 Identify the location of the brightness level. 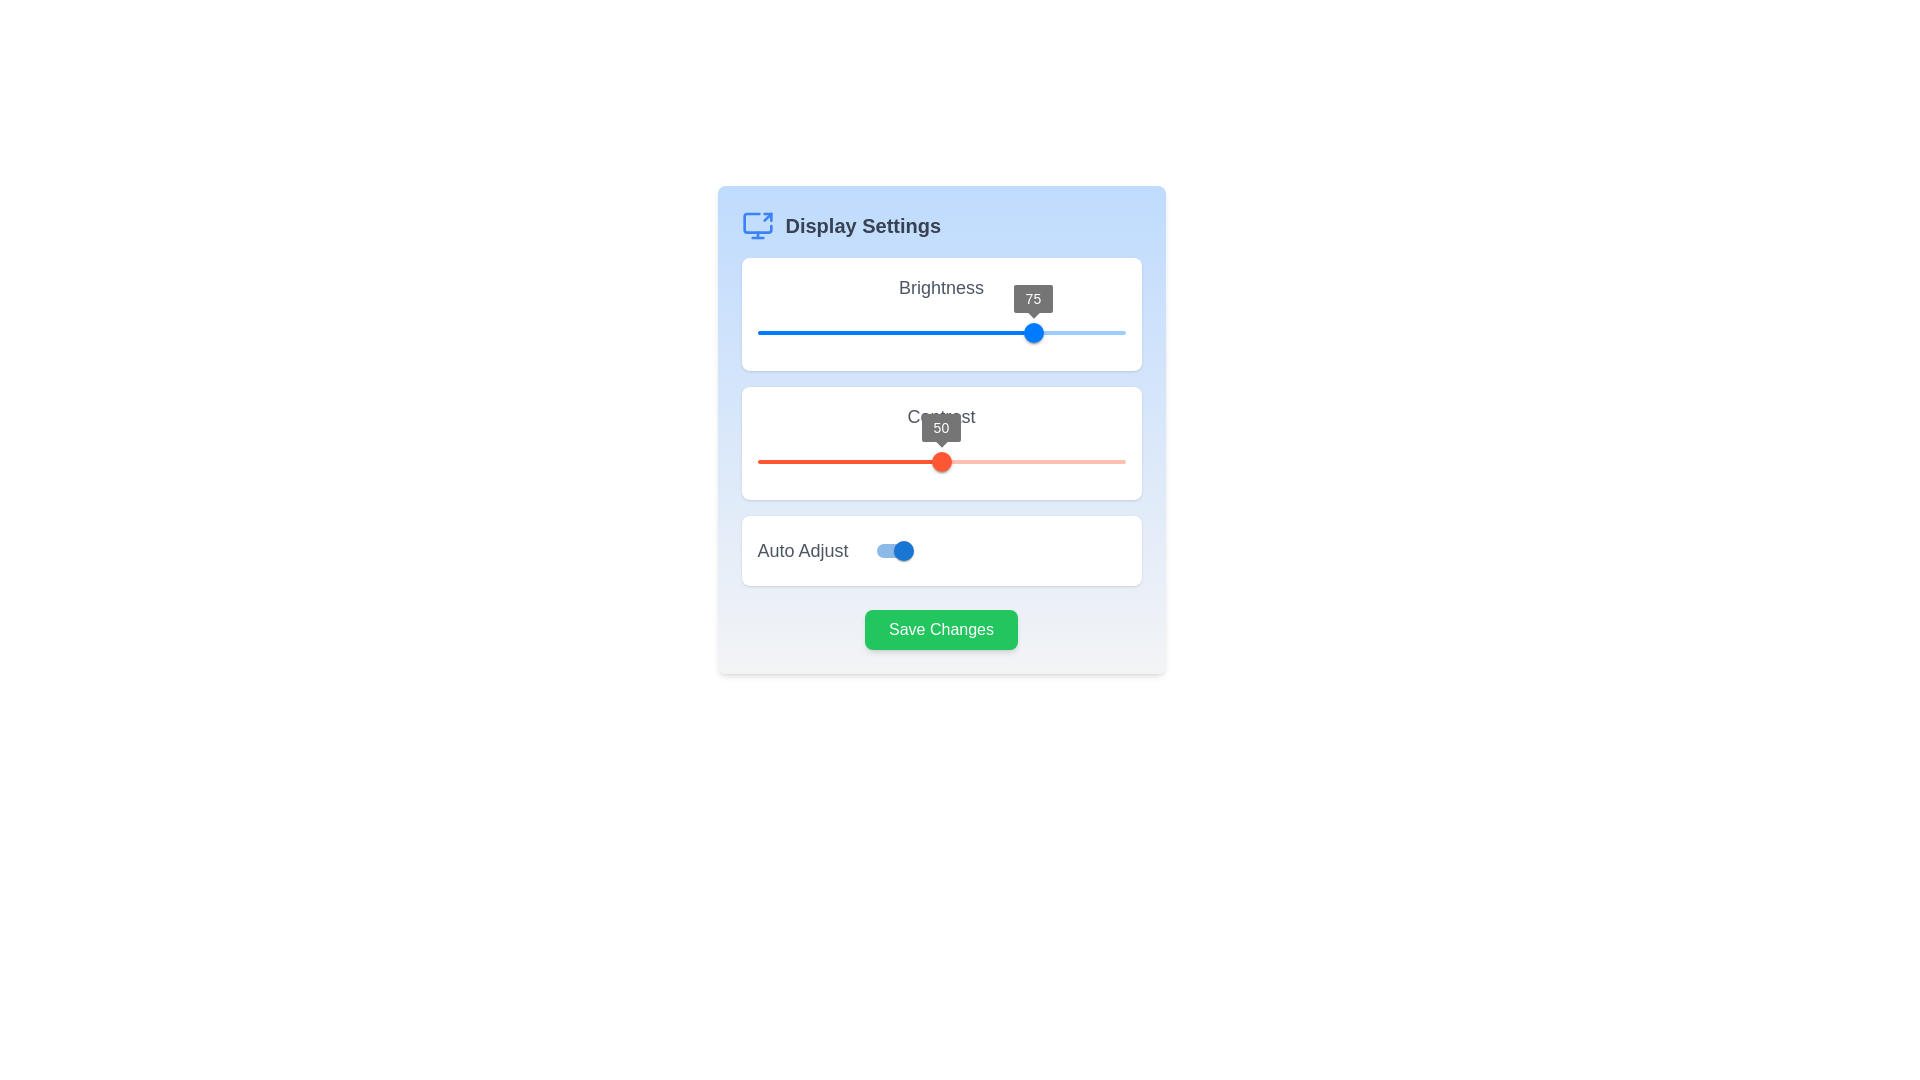
(903, 331).